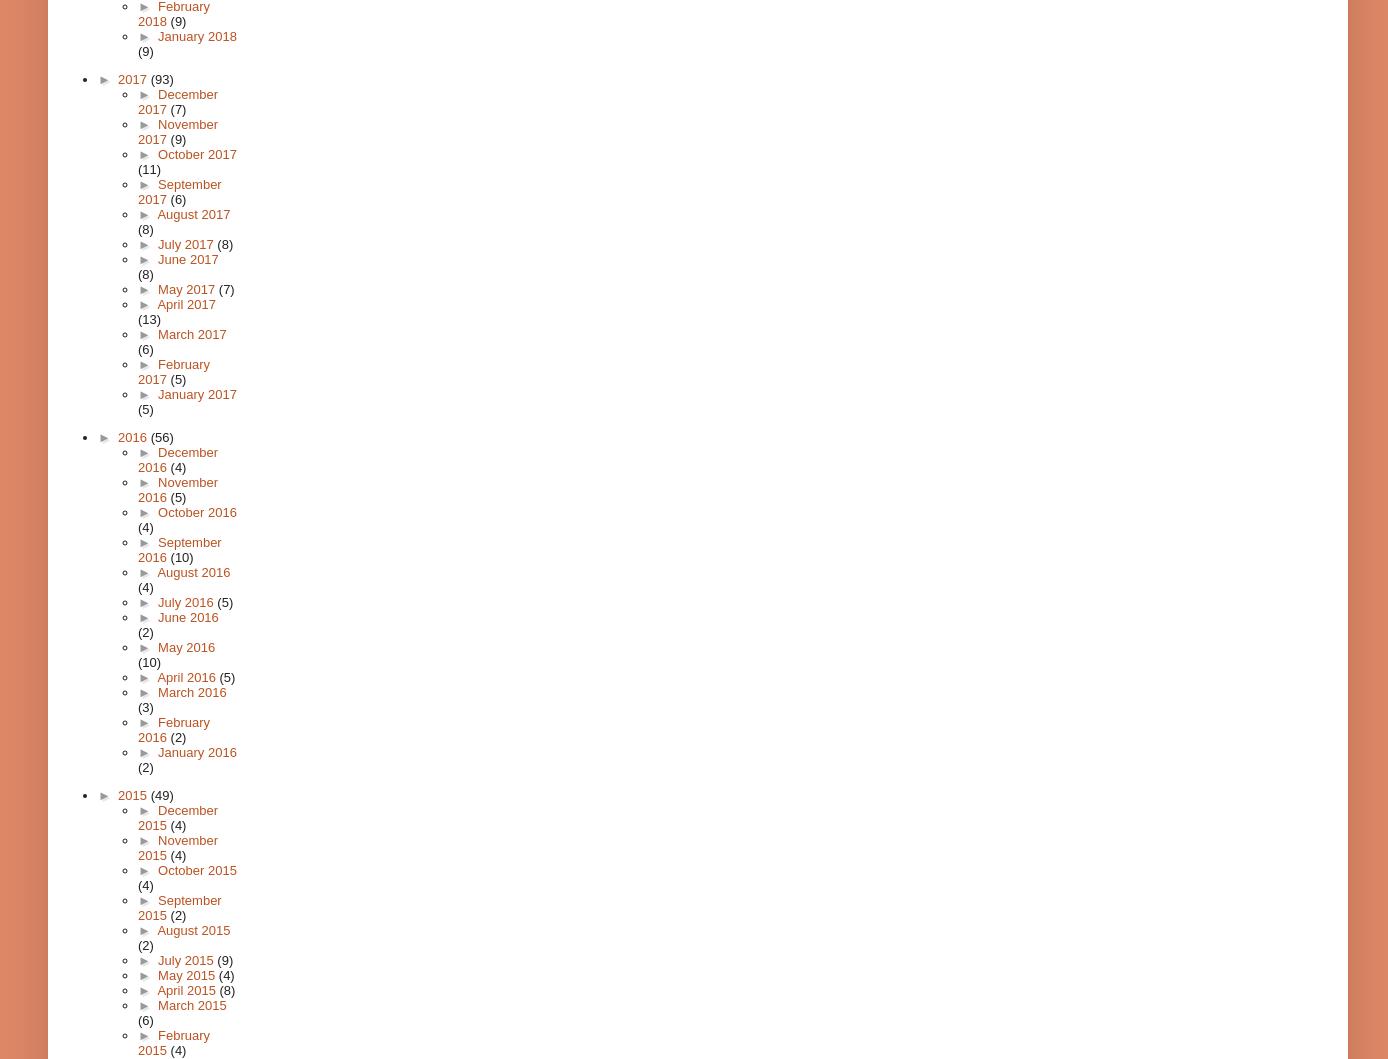 The height and width of the screenshot is (1059, 1388). What do you see at coordinates (174, 729) in the screenshot?
I see `'February 2016'` at bounding box center [174, 729].